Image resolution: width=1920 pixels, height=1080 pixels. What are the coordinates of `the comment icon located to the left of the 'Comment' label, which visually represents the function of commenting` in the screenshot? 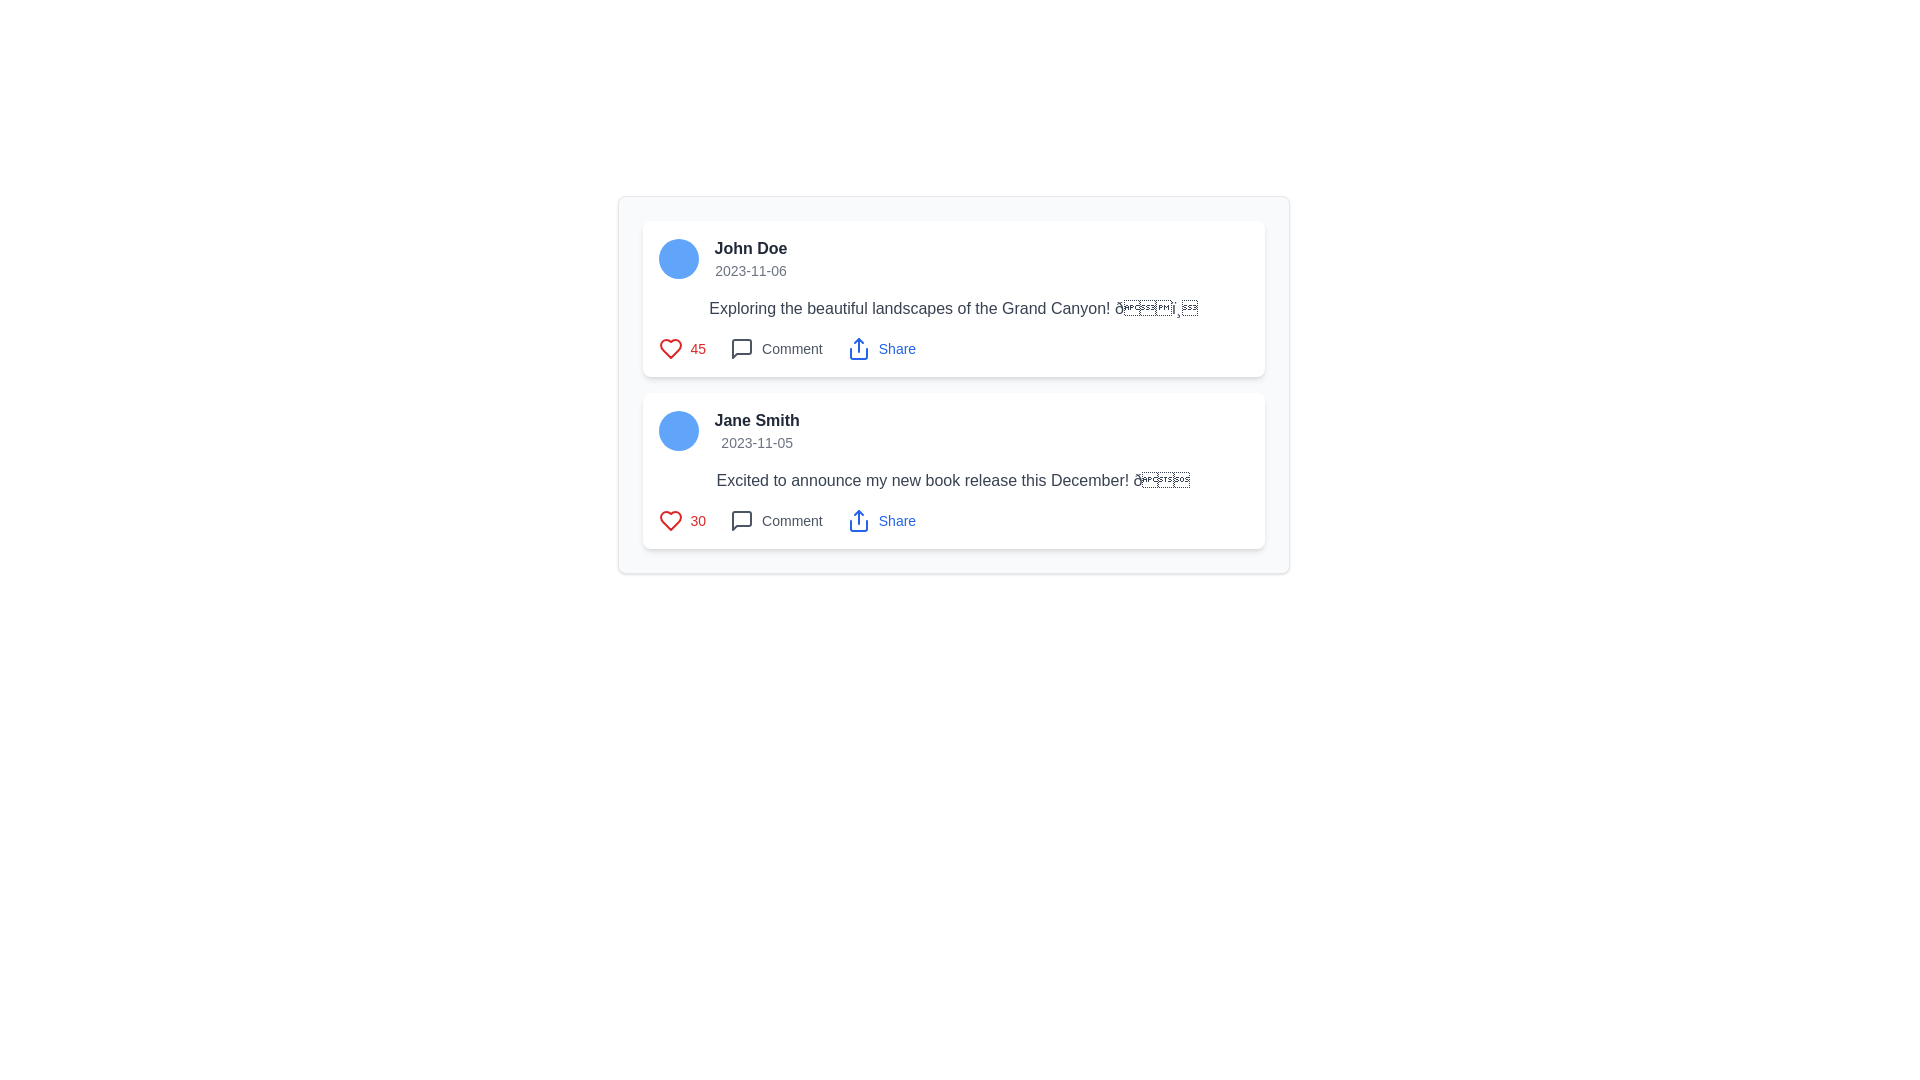 It's located at (741, 519).